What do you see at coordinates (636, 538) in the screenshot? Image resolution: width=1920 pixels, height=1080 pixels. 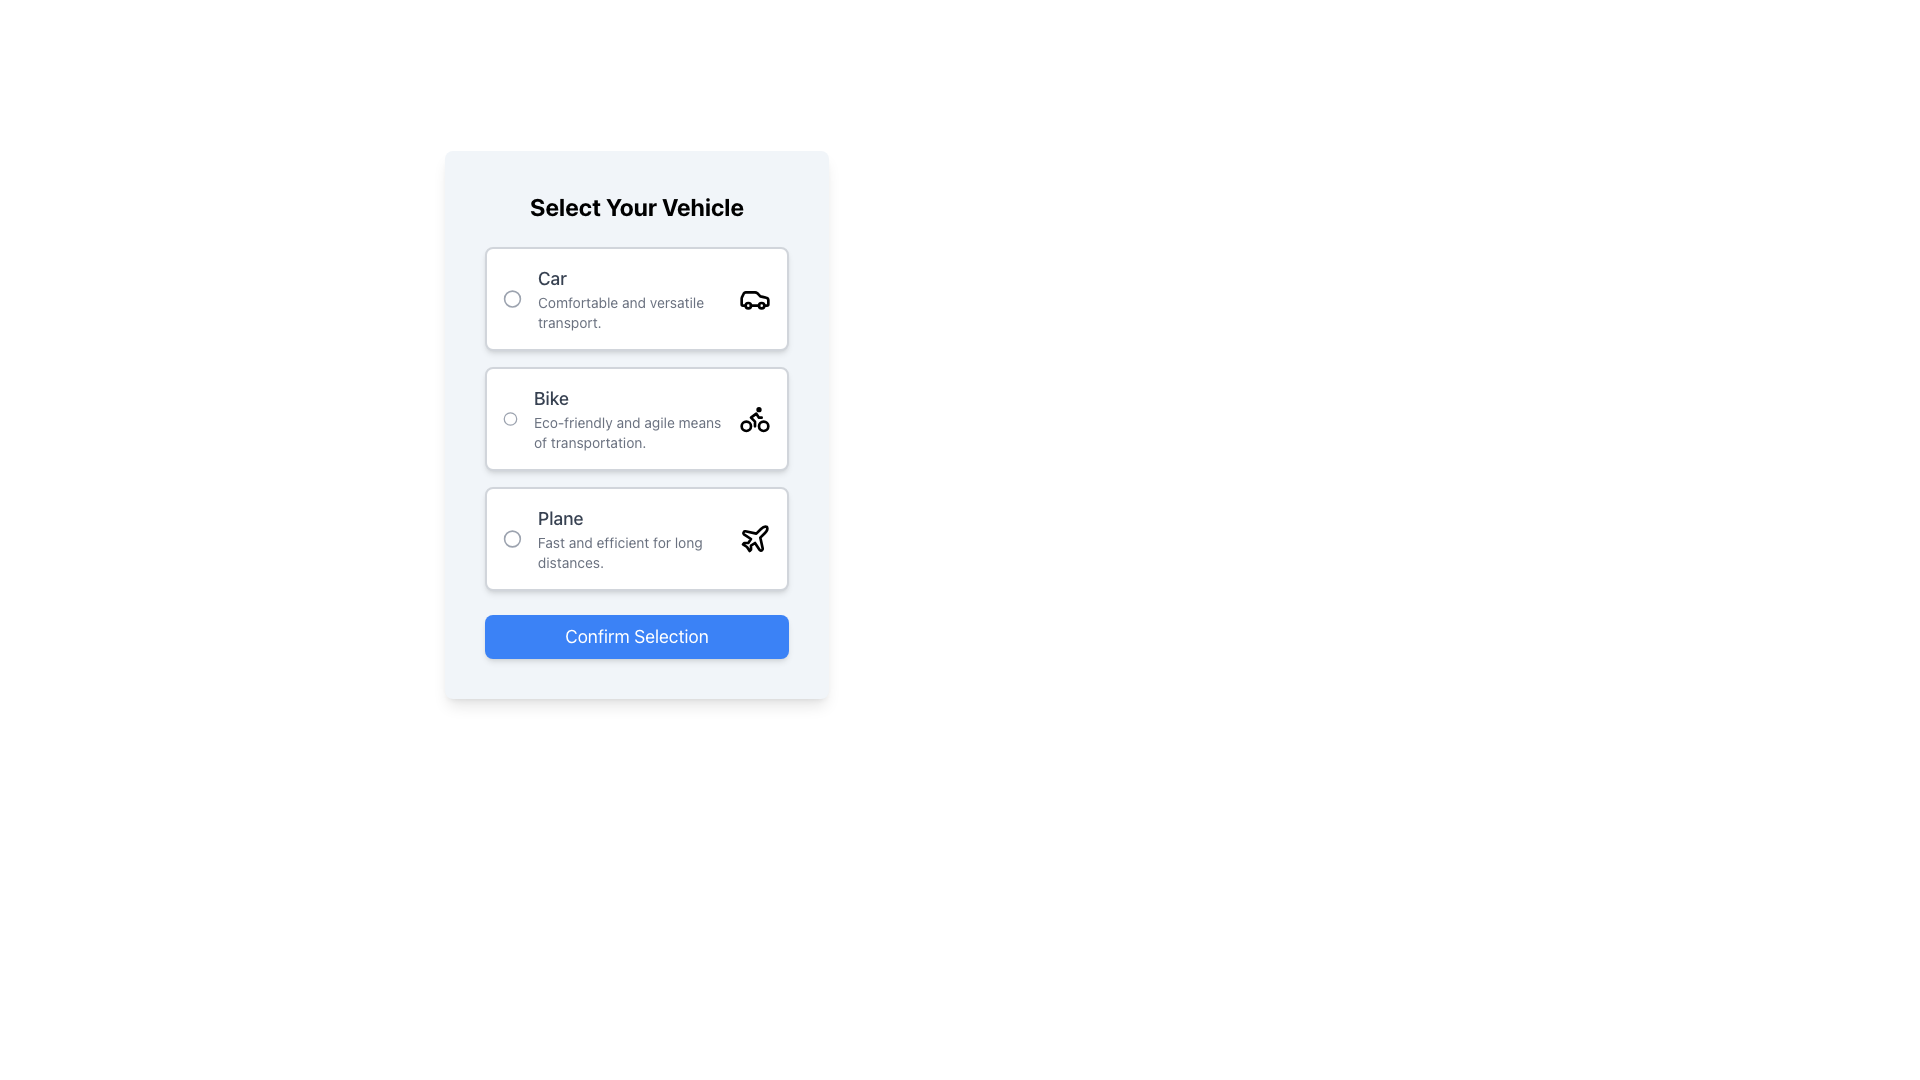 I see `the circular radio button for the 'Plane' transportation option in the selectable list item, which is the last entry in the vertical list of options` at bounding box center [636, 538].